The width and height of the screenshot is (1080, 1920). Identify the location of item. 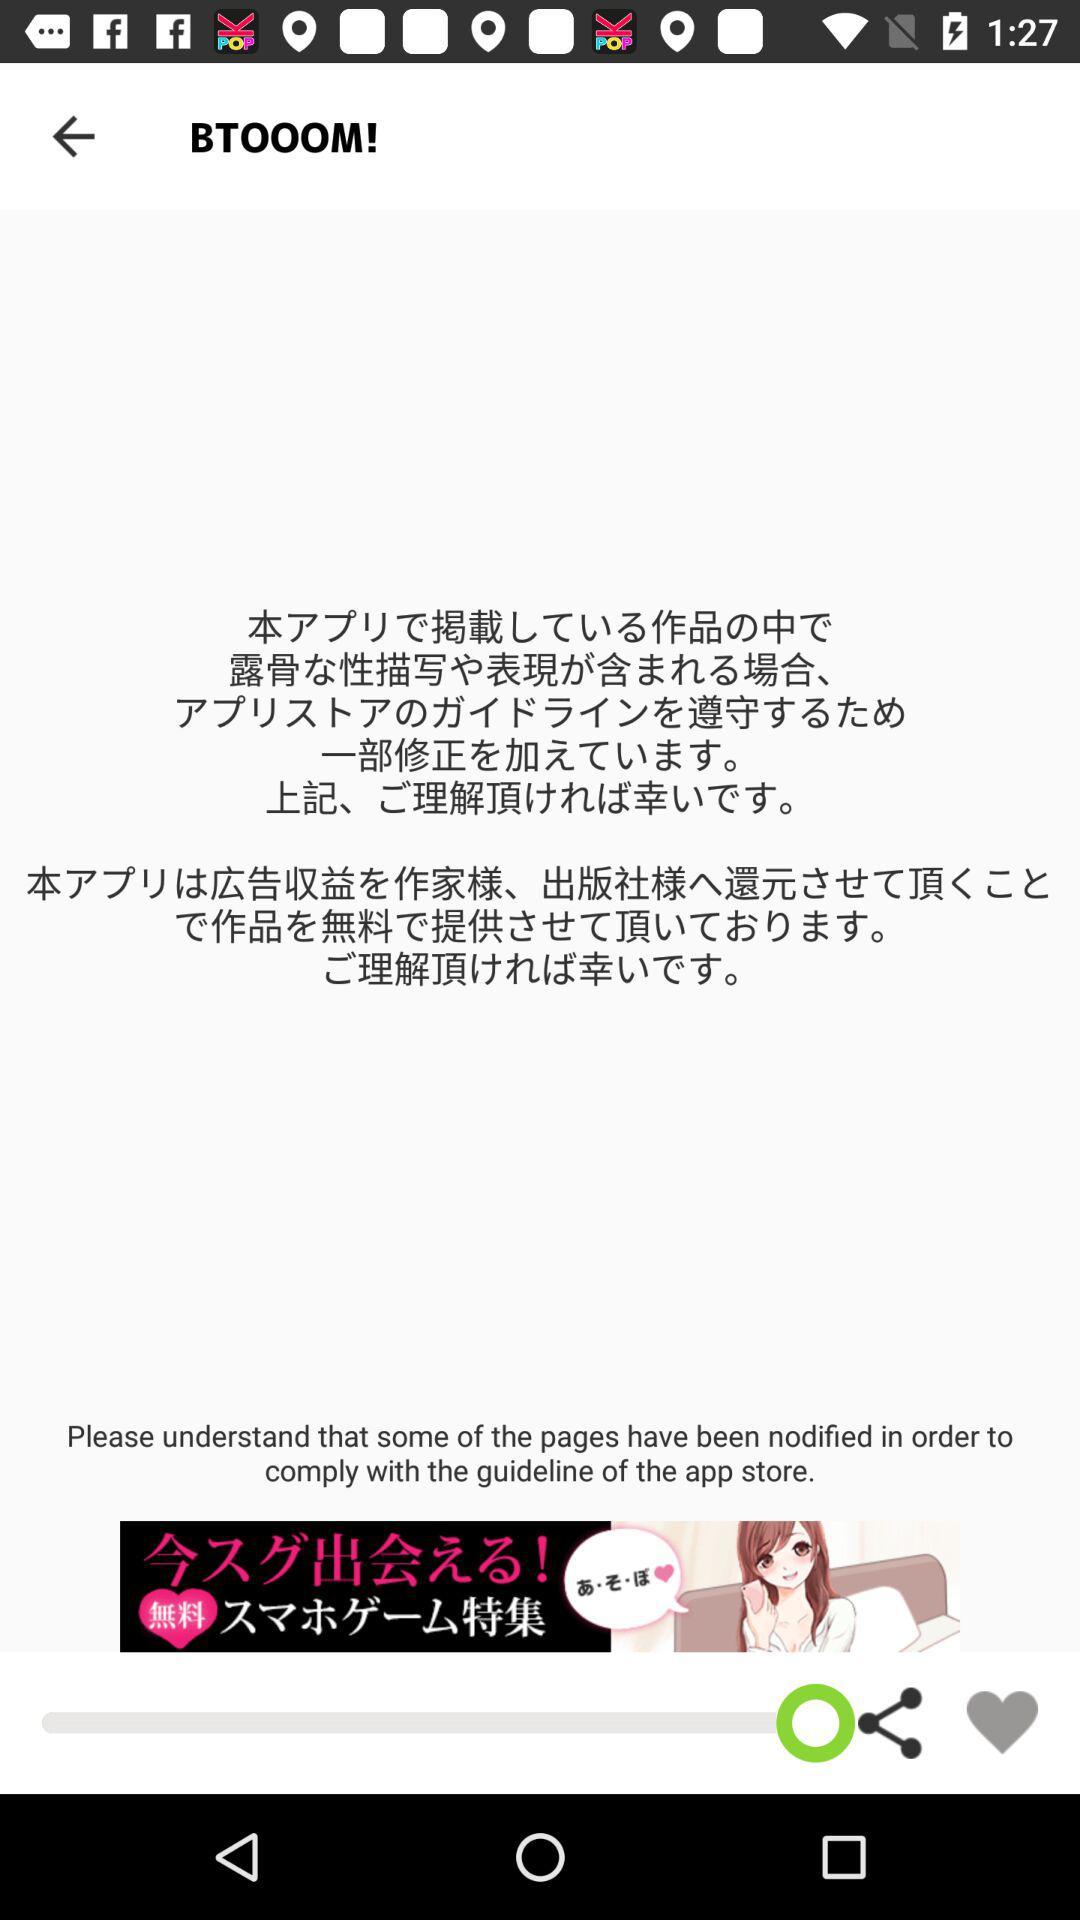
(1002, 1721).